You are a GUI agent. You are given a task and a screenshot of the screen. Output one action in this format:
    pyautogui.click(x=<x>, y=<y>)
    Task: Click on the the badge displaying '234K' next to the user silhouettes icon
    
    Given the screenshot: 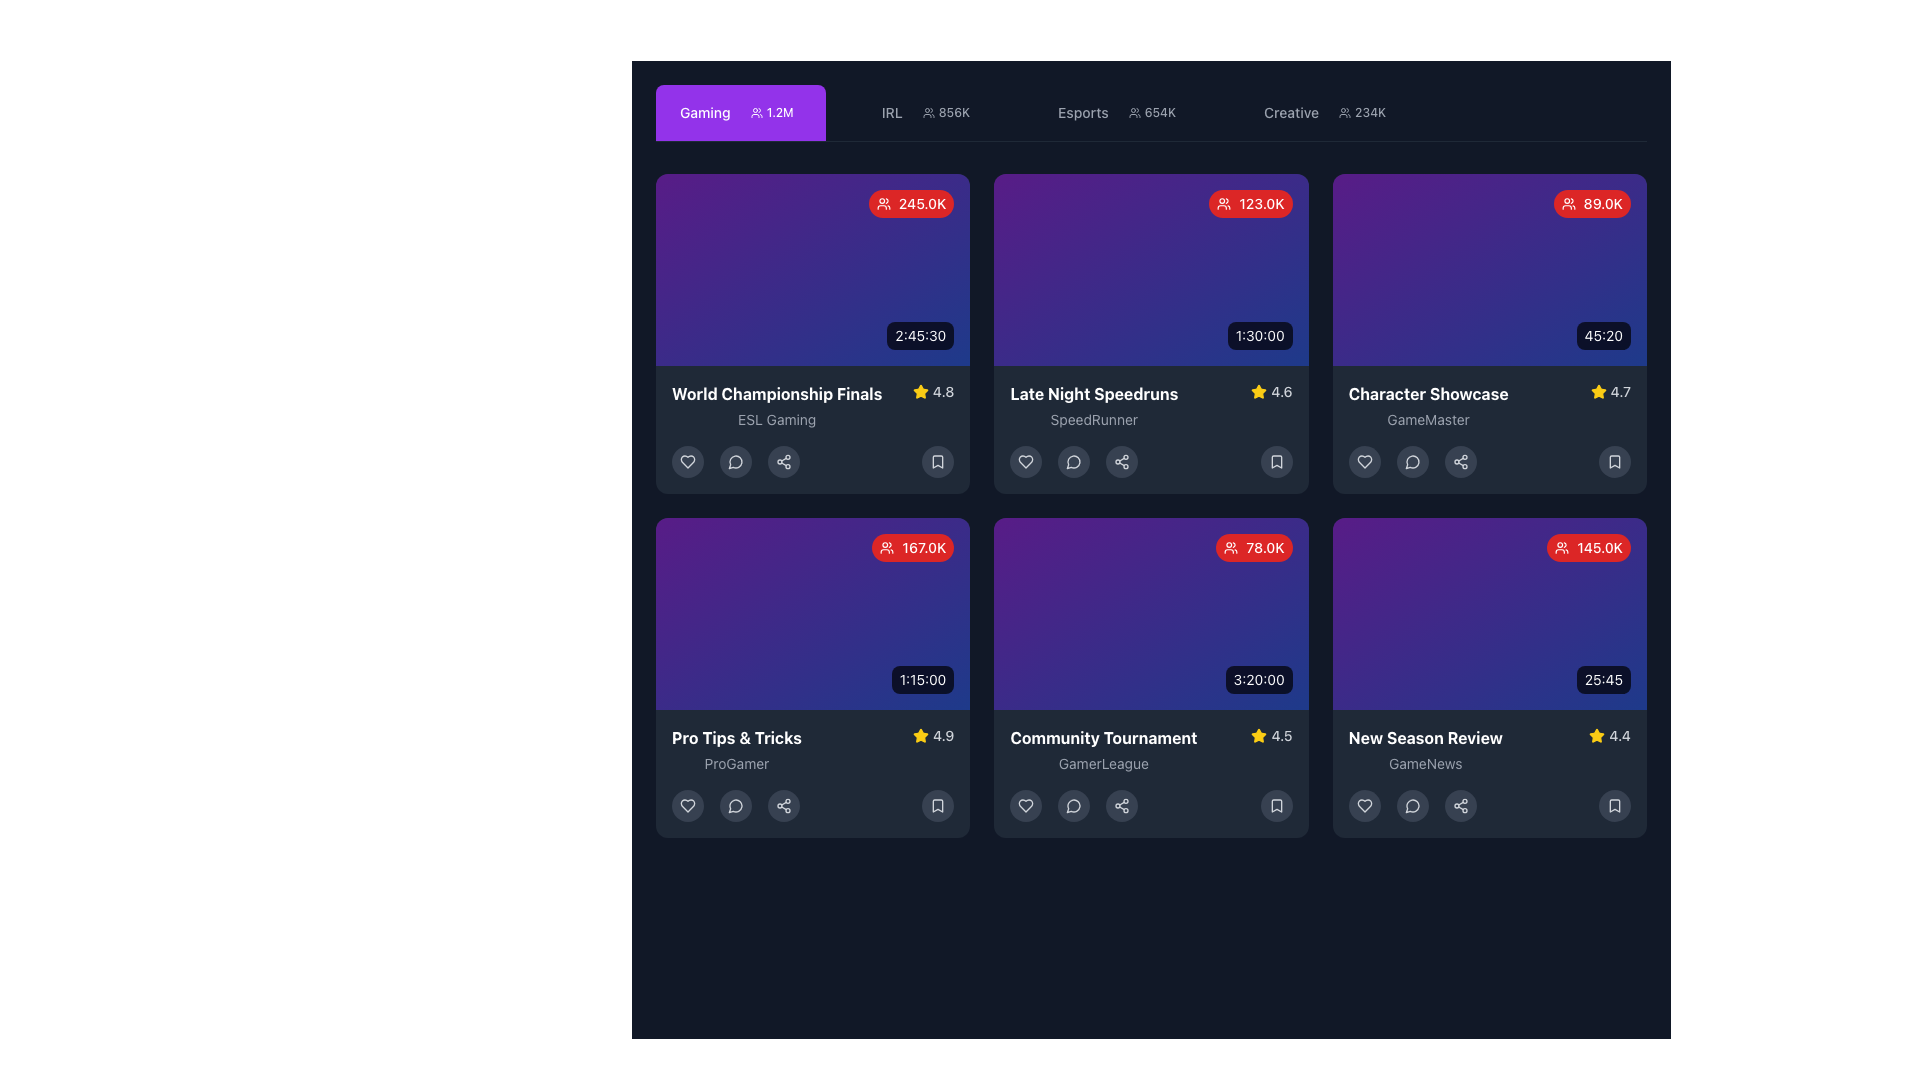 What is the action you would take?
    pyautogui.click(x=1361, y=112)
    